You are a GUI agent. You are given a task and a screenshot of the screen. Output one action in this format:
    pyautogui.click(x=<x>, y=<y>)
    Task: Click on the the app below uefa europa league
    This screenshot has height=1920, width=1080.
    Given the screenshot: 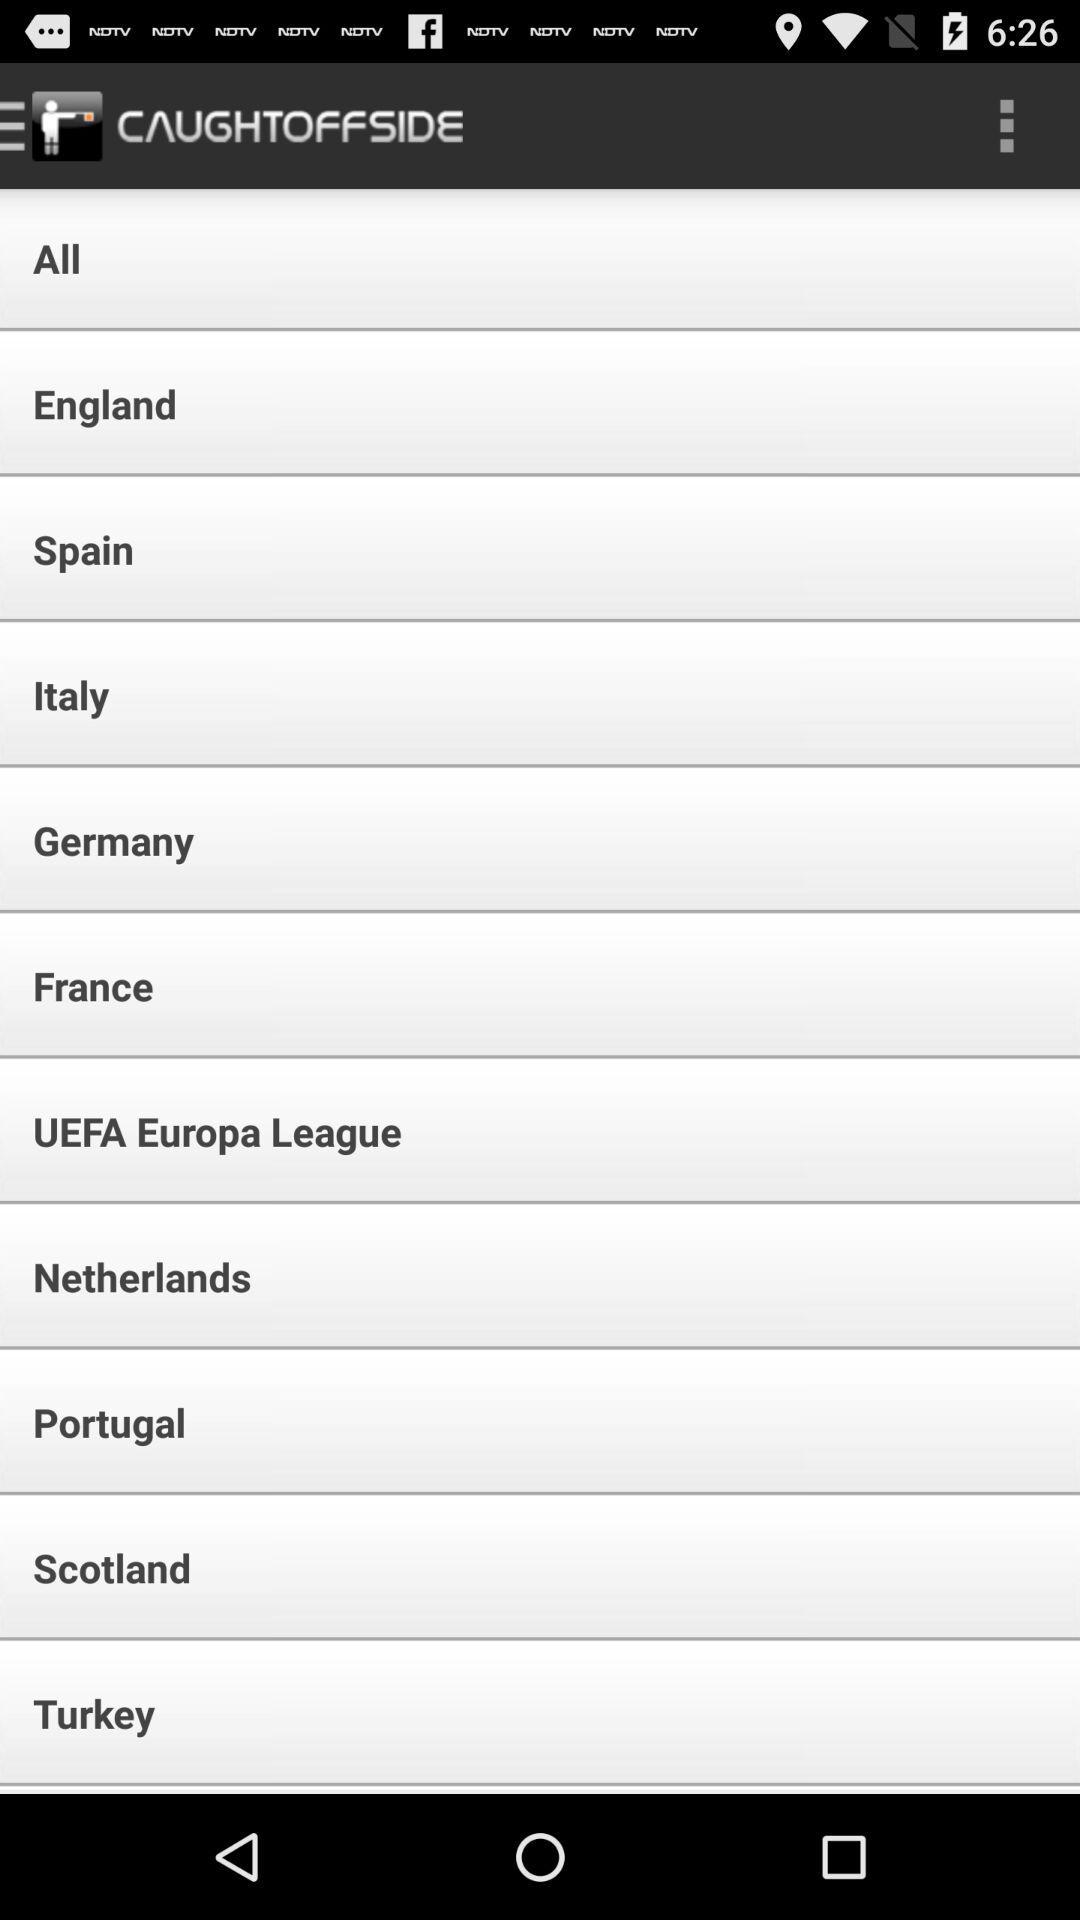 What is the action you would take?
    pyautogui.click(x=128, y=1275)
    